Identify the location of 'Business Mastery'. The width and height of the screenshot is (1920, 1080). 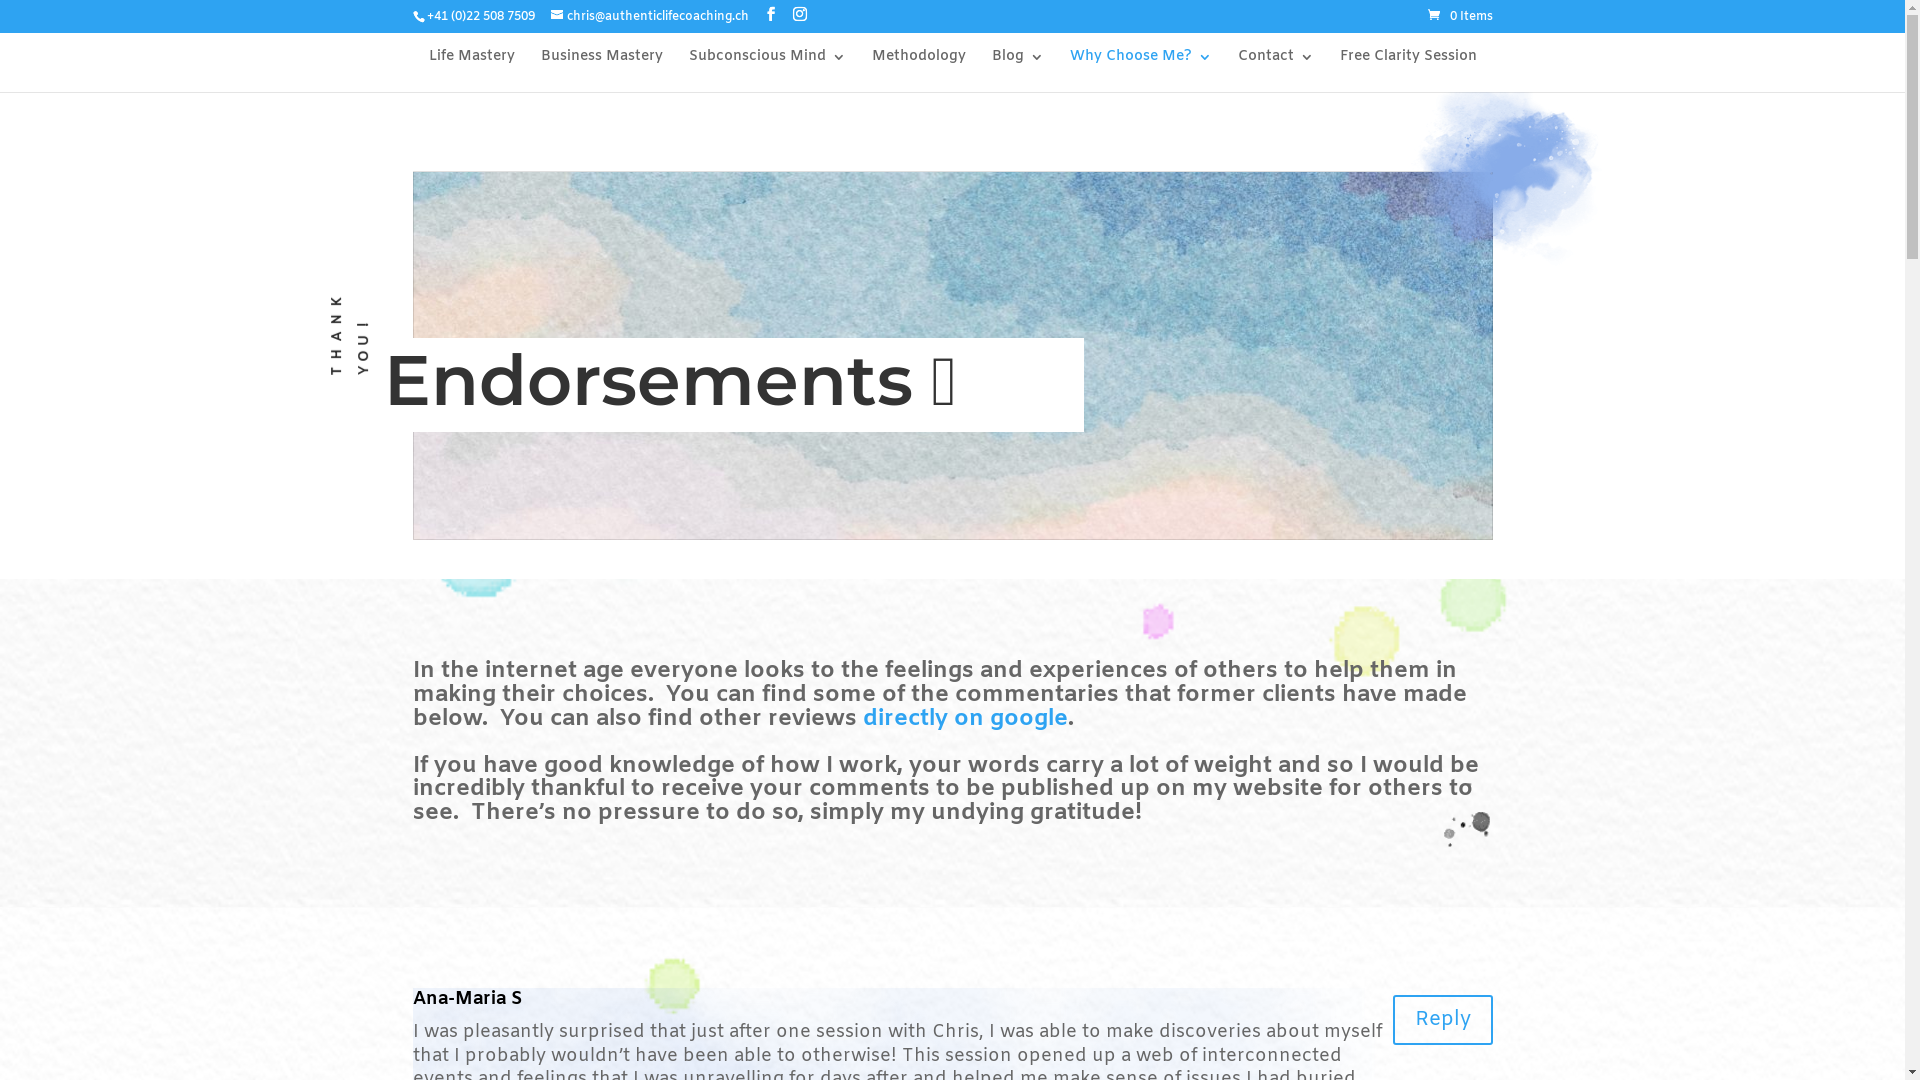
(539, 69).